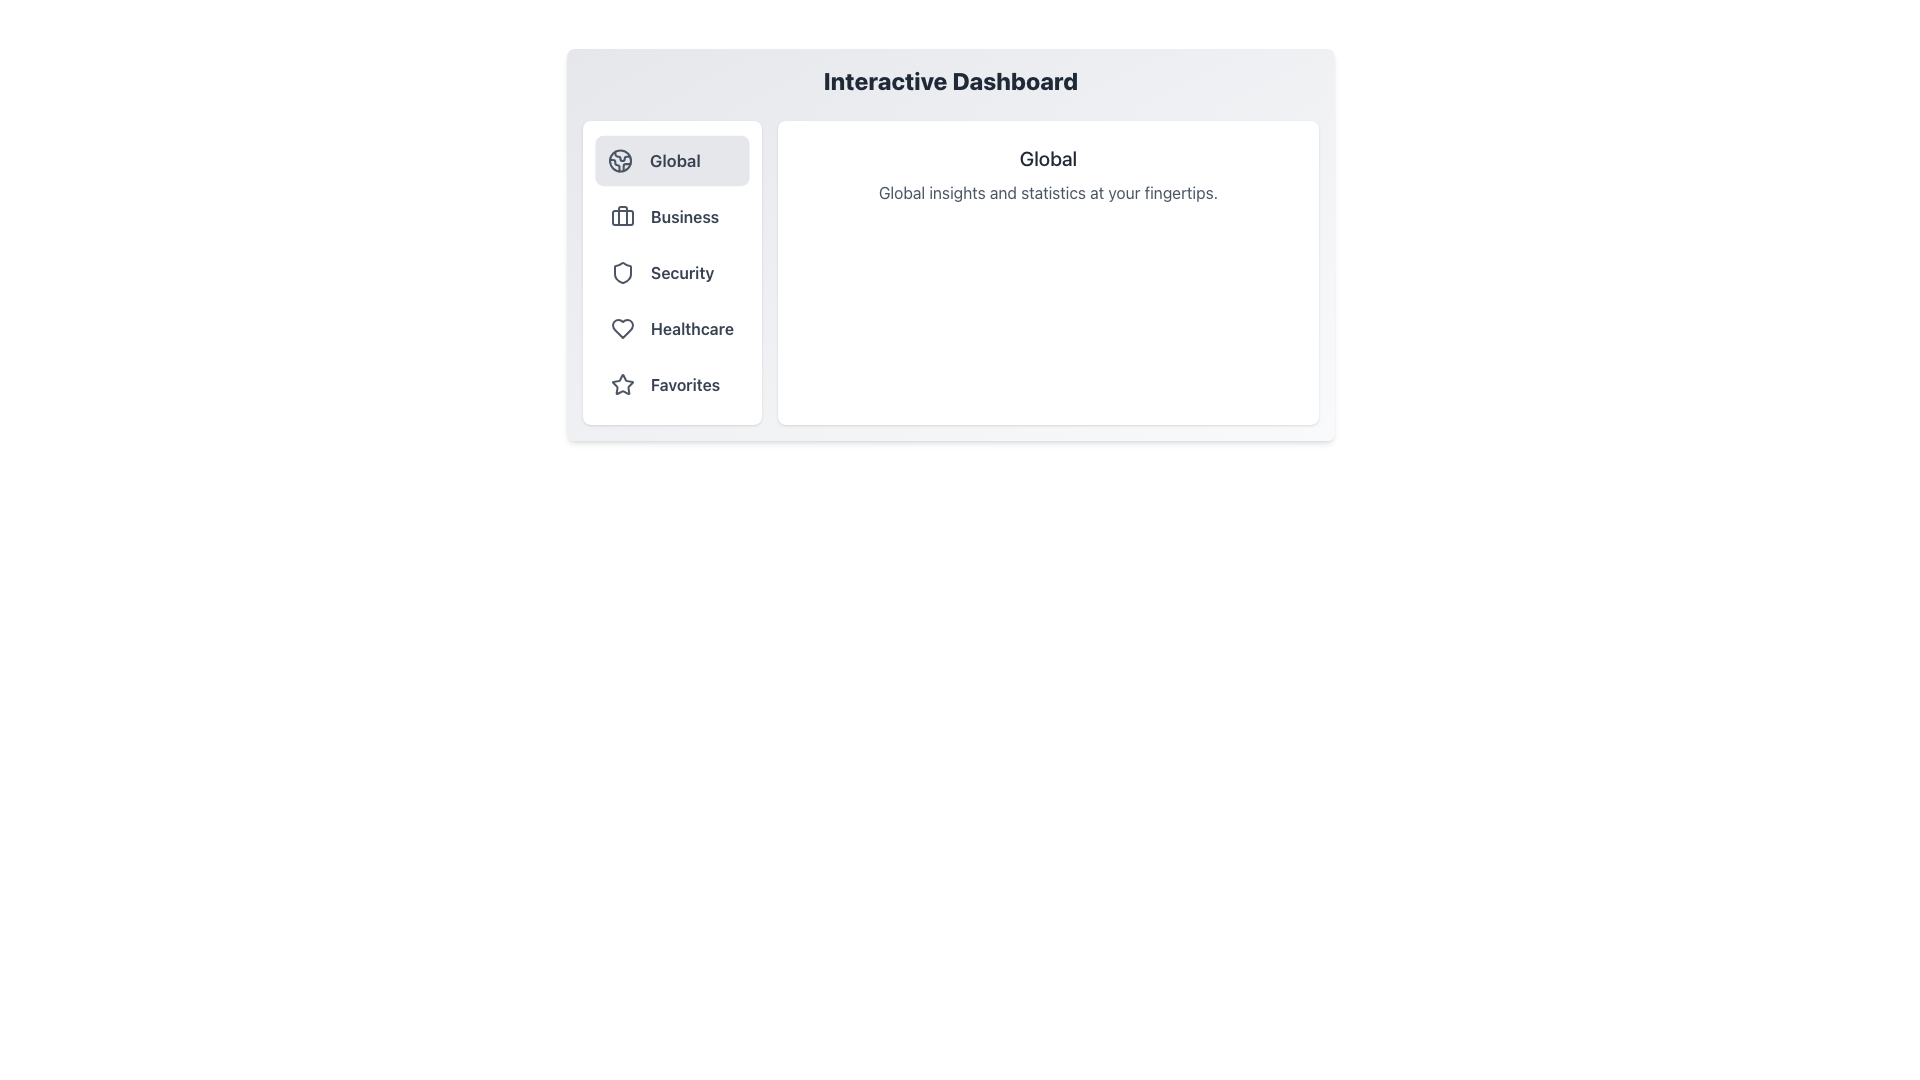  Describe the element at coordinates (685, 216) in the screenshot. I see `label of the 'Business' section text label located under the 'Global' menu item in the left panel` at that location.